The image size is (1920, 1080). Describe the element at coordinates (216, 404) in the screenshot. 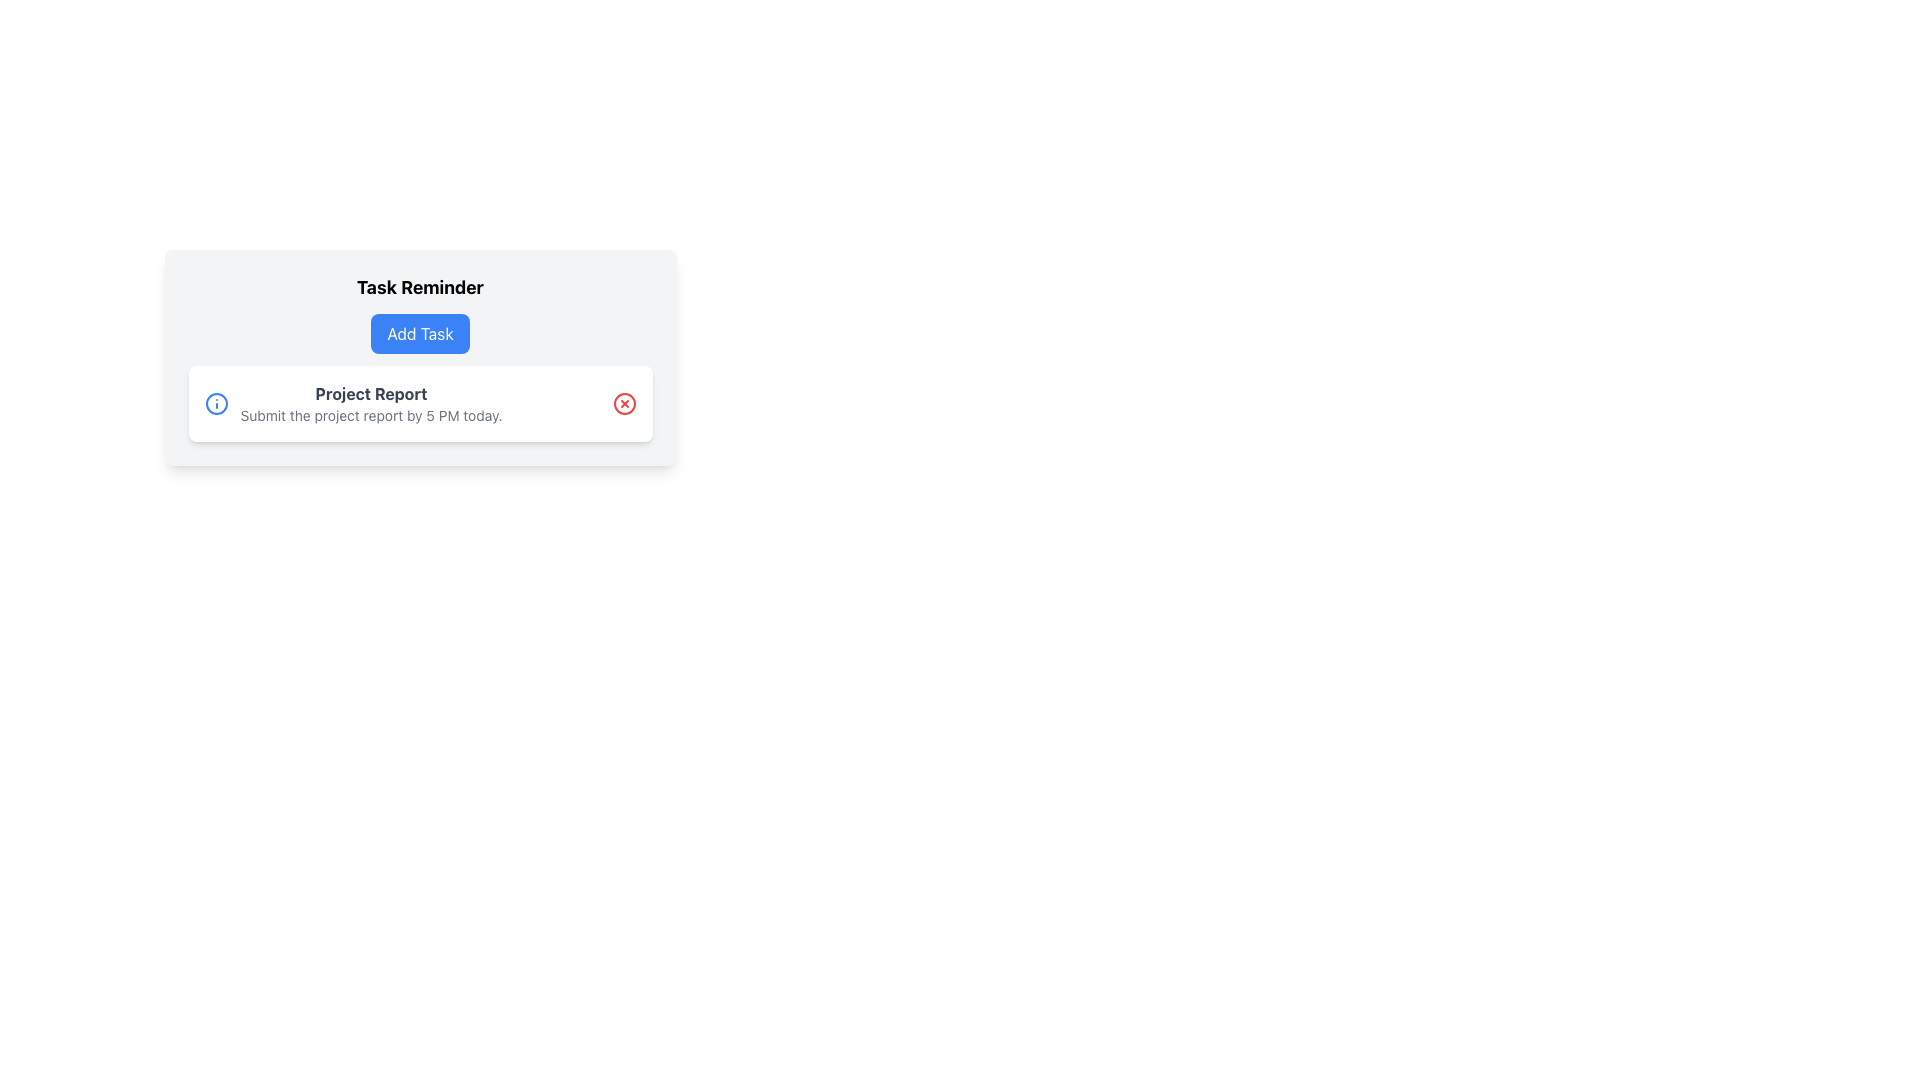

I see `the circular icon with a blue outline and central dot, located to the left of the 'Project Report' title in the 'Task Reminder' section` at that location.